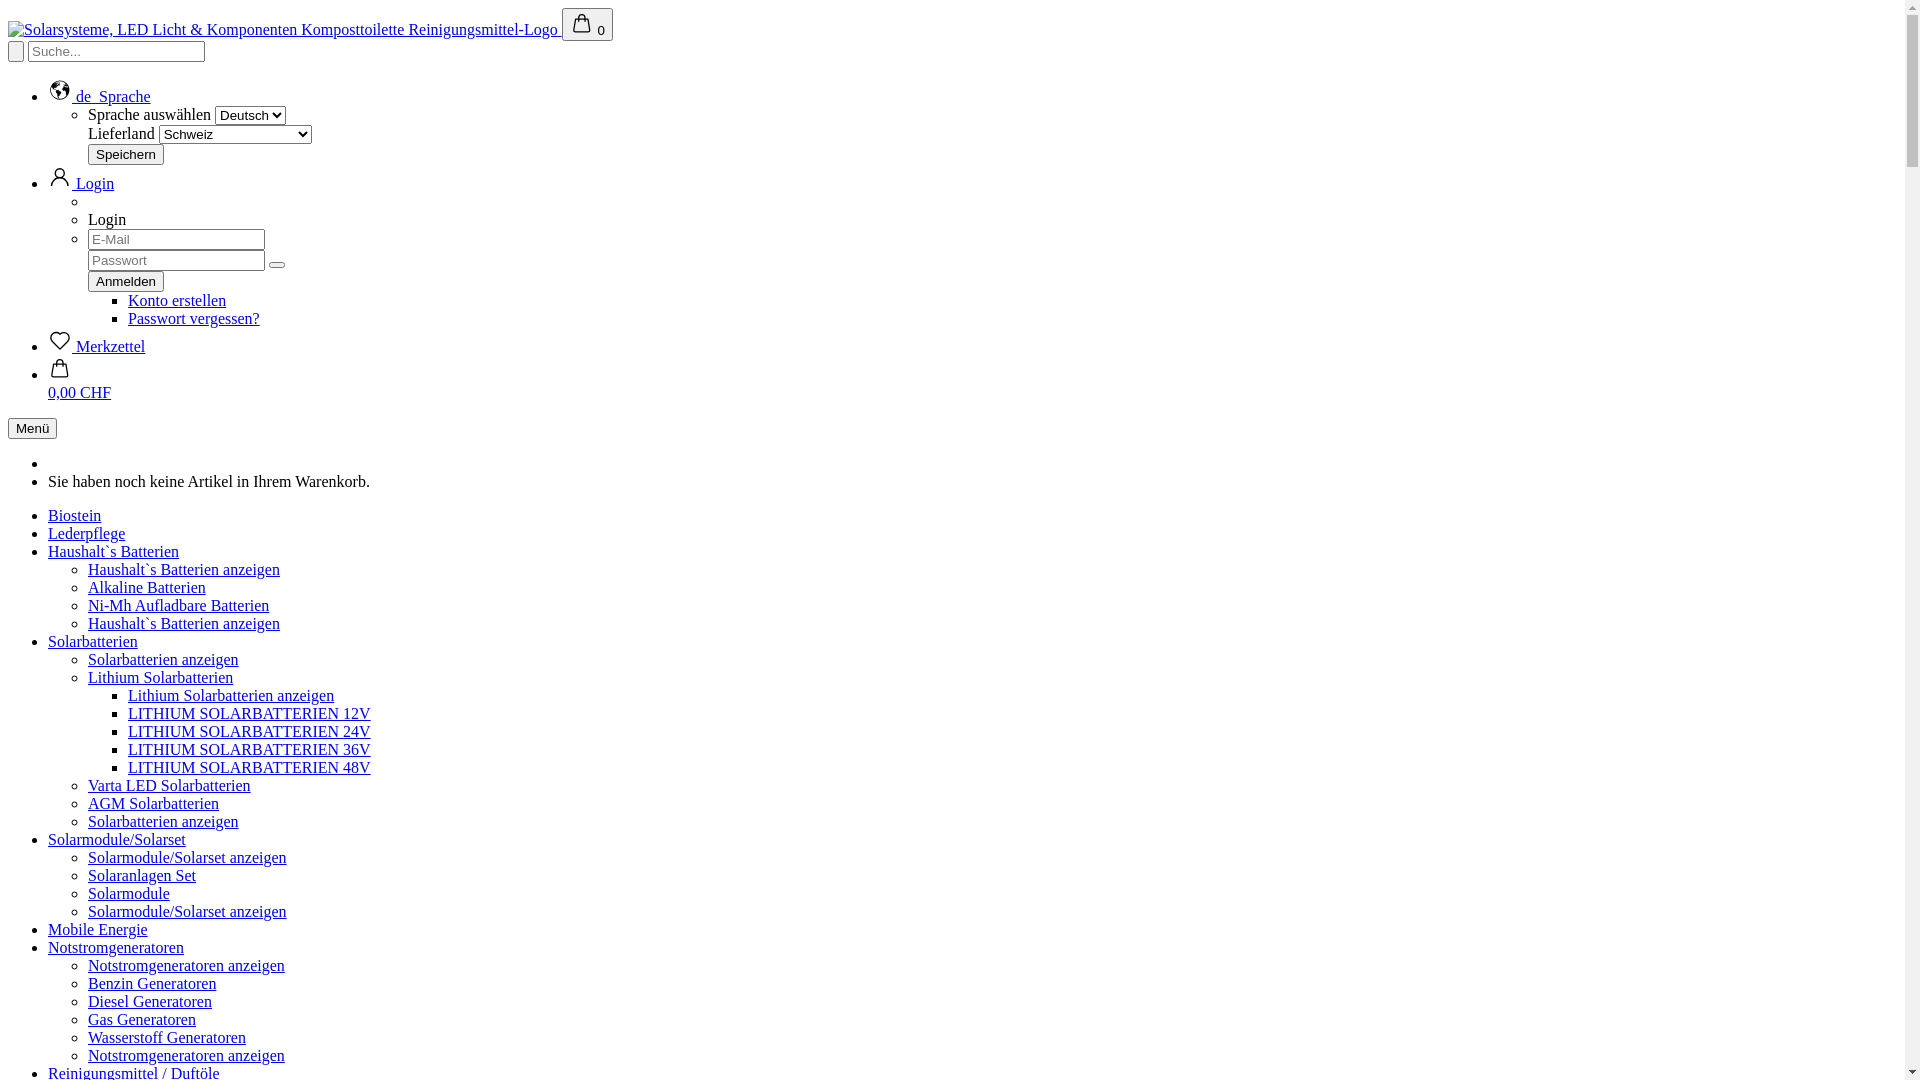  Describe the element at coordinates (146, 586) in the screenshot. I see `'Alkaline Batterien'` at that location.